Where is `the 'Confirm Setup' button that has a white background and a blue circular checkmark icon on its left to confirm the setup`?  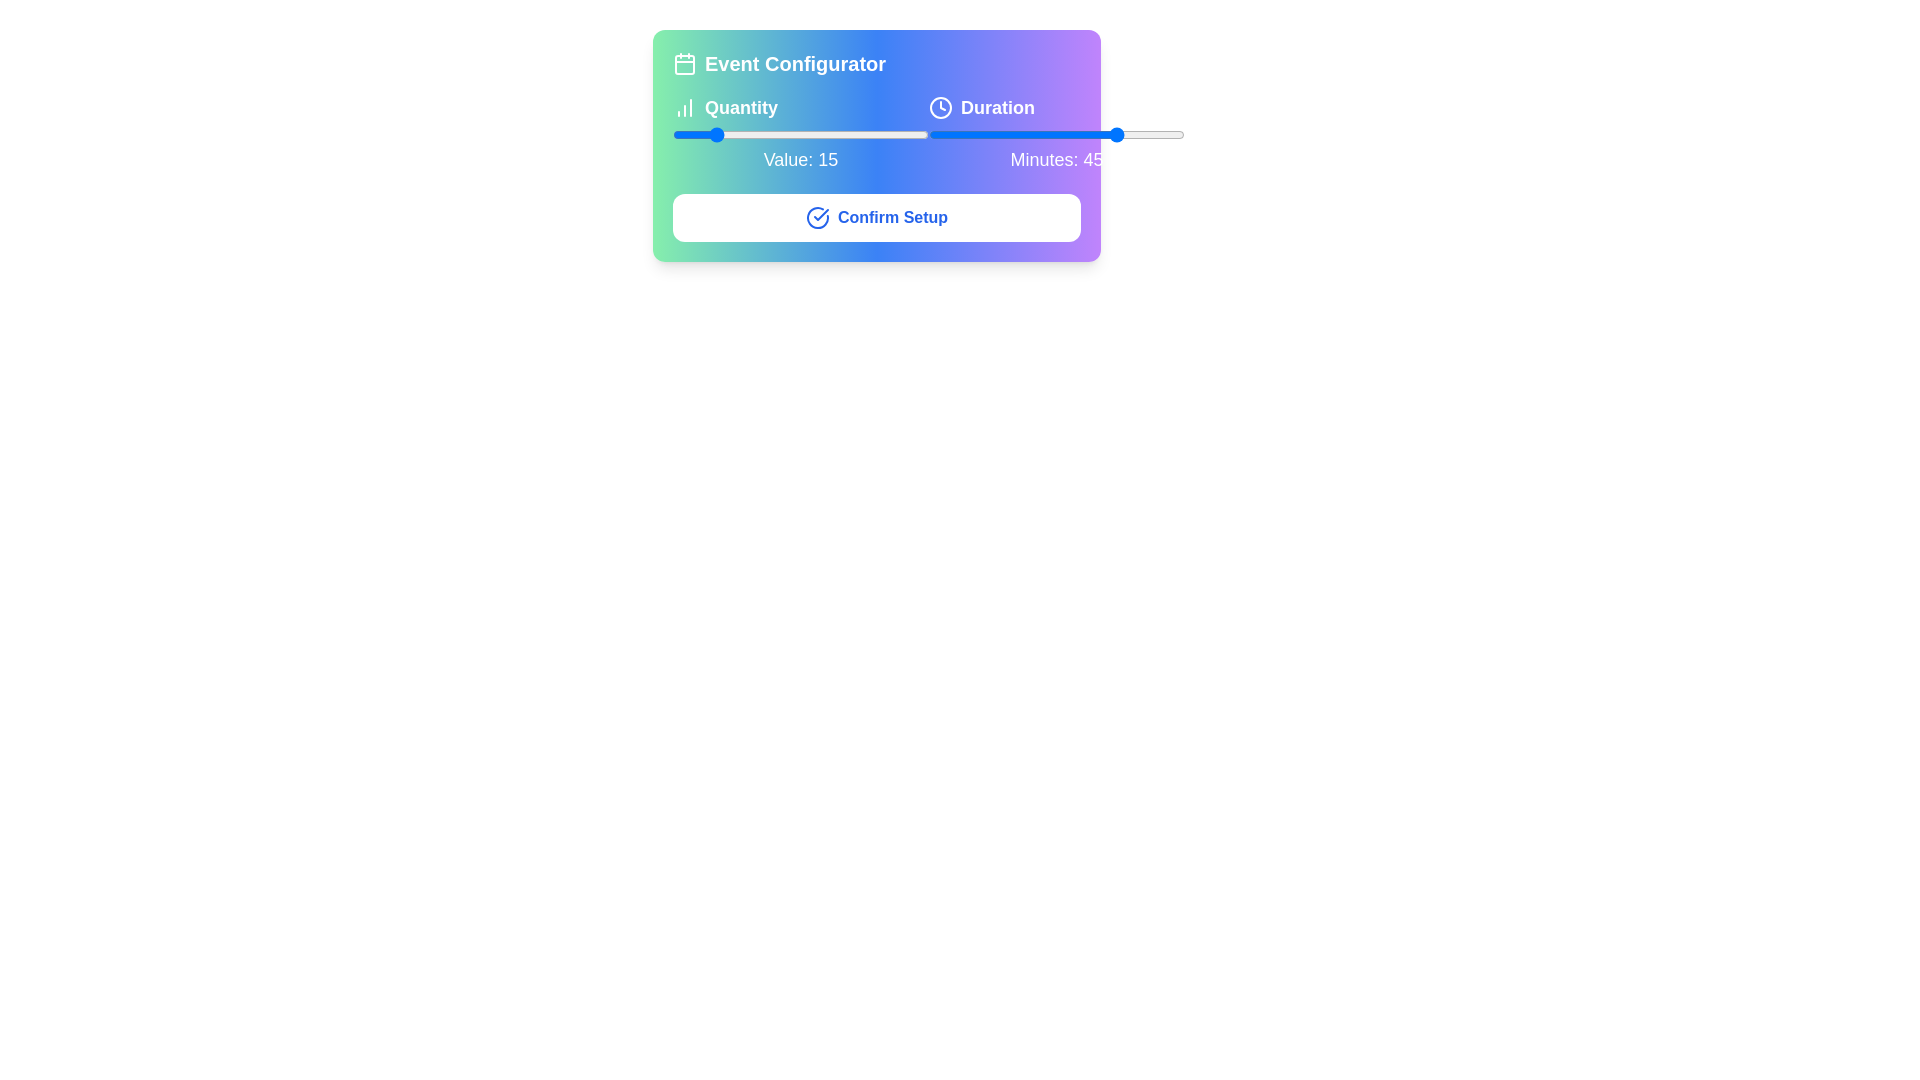
the 'Confirm Setup' button that has a white background and a blue circular checkmark icon on its left to confirm the setup is located at coordinates (877, 218).